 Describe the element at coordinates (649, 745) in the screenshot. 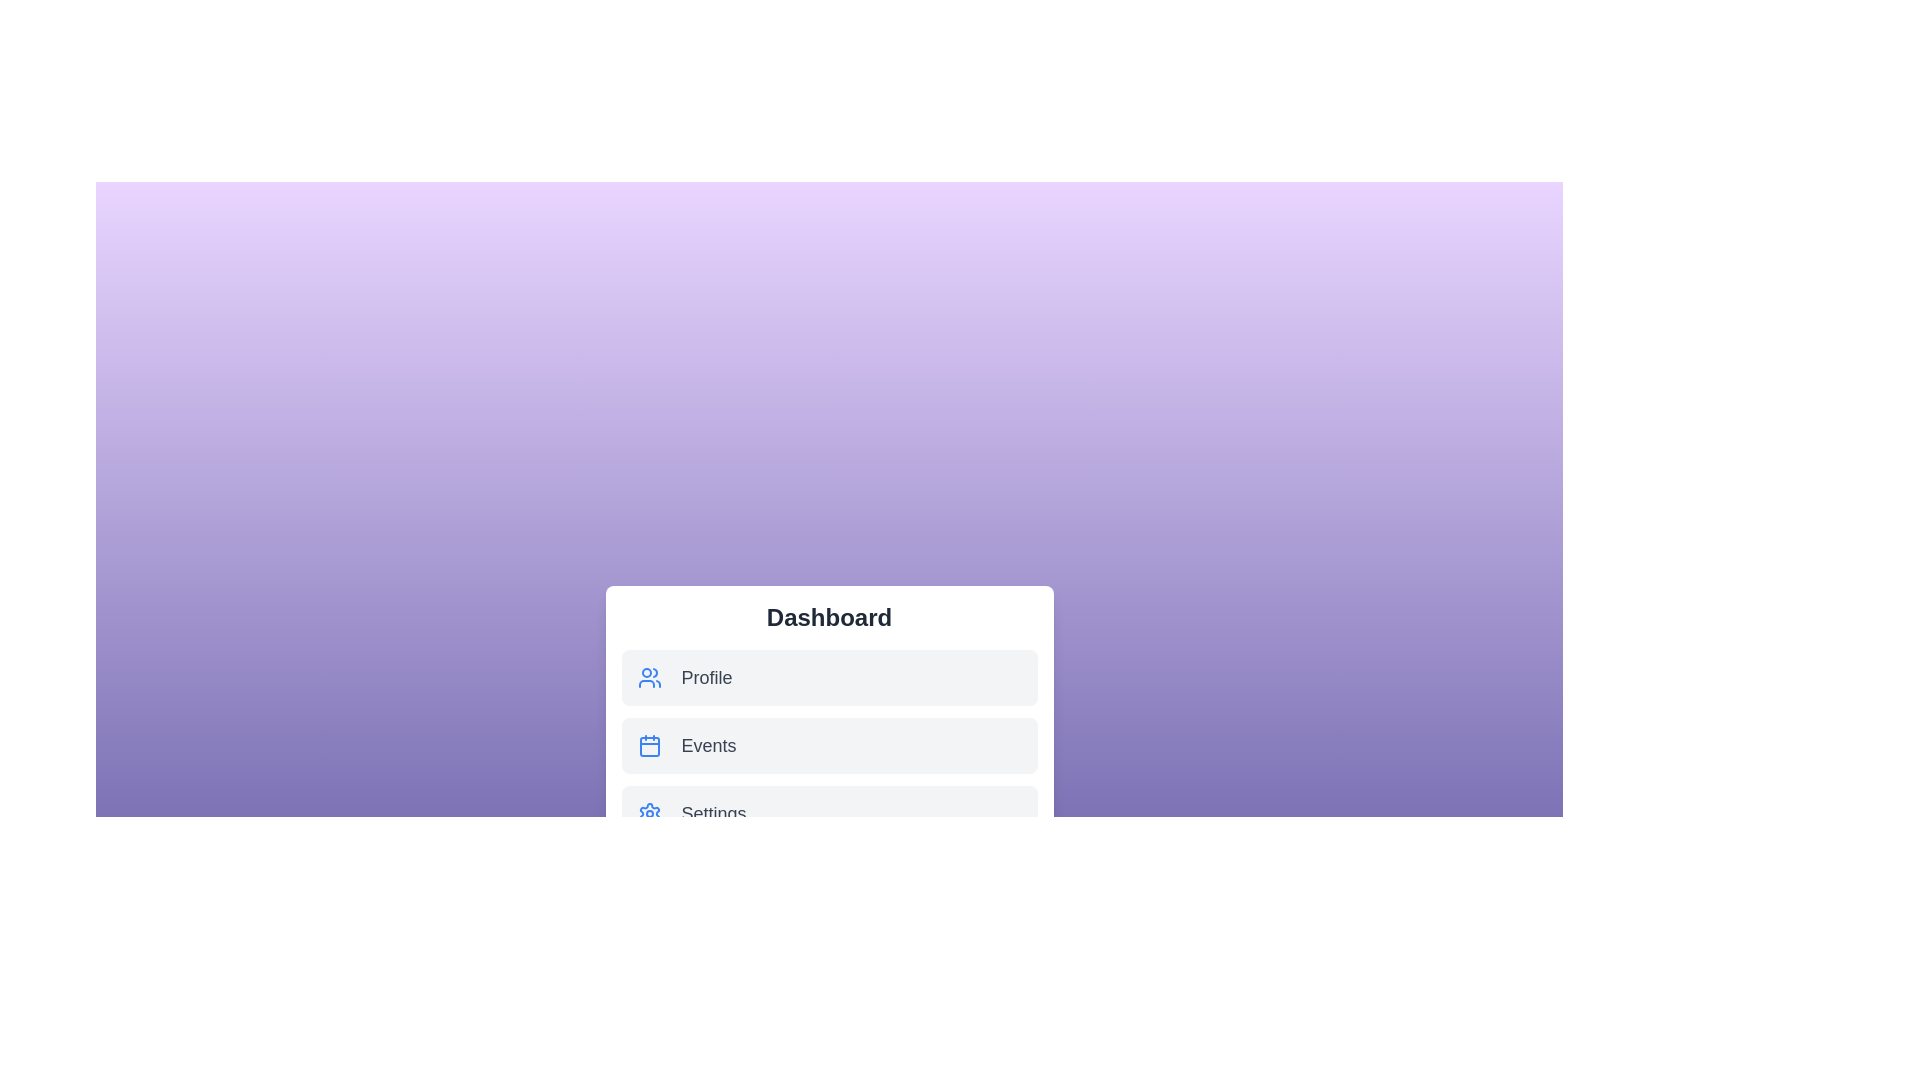

I see `the Calendar icon in the sidebar, located below the Profile section and above Settings` at that location.